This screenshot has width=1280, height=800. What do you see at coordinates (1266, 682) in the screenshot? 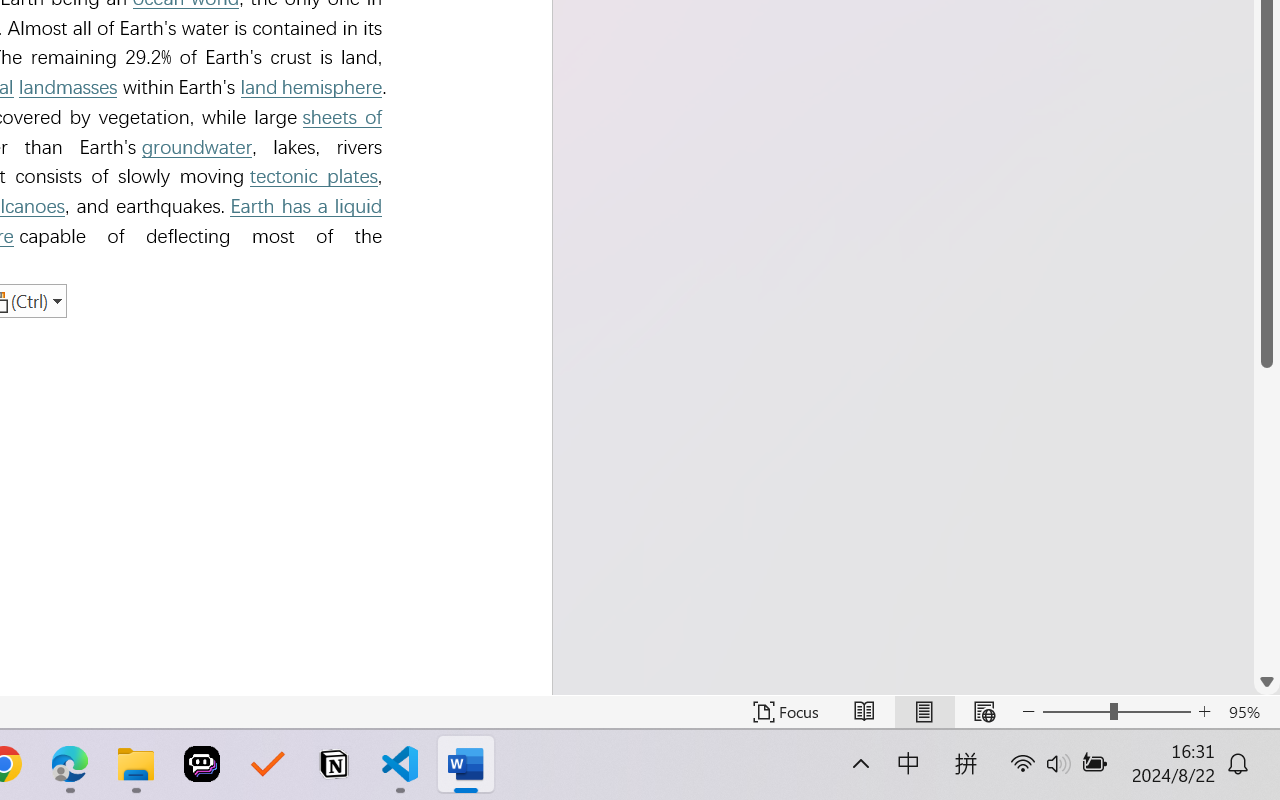
I see `'Line down'` at bounding box center [1266, 682].